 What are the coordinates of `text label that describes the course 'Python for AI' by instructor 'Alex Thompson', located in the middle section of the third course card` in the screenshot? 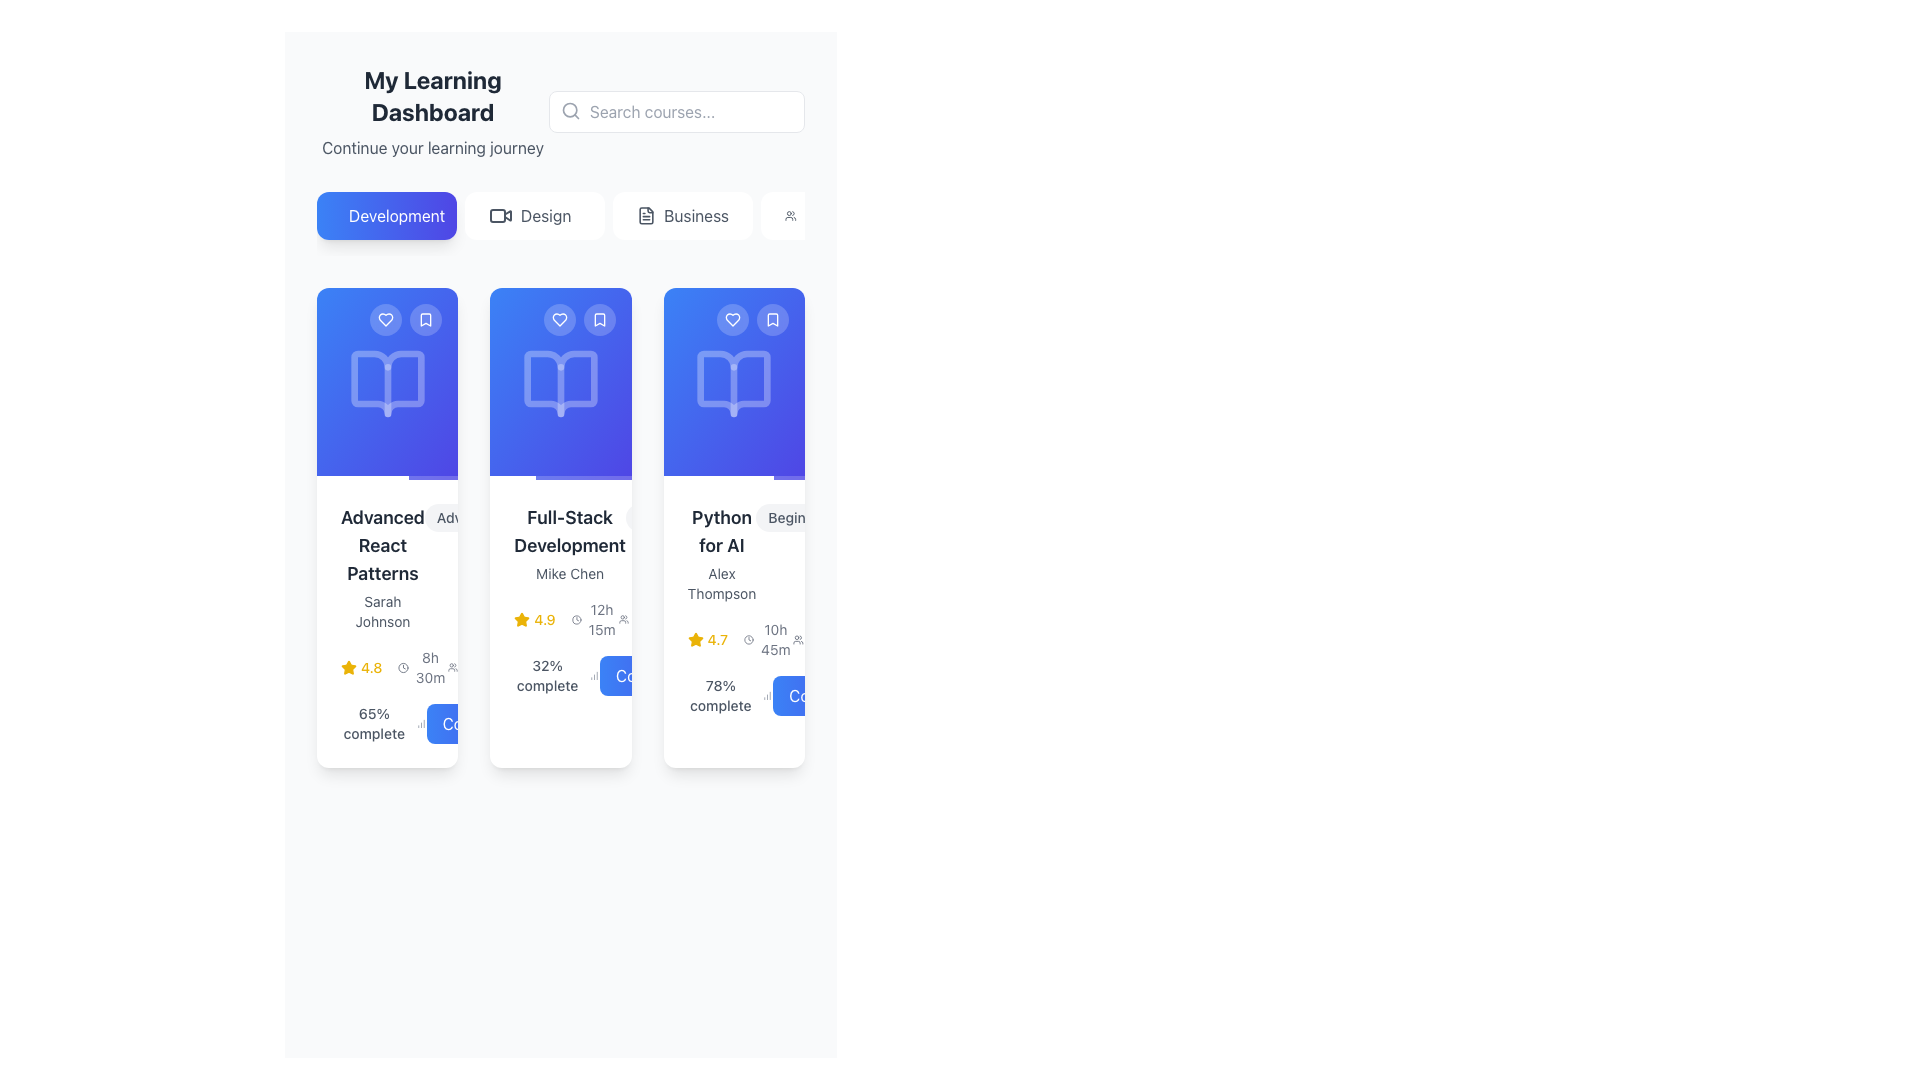 It's located at (720, 554).